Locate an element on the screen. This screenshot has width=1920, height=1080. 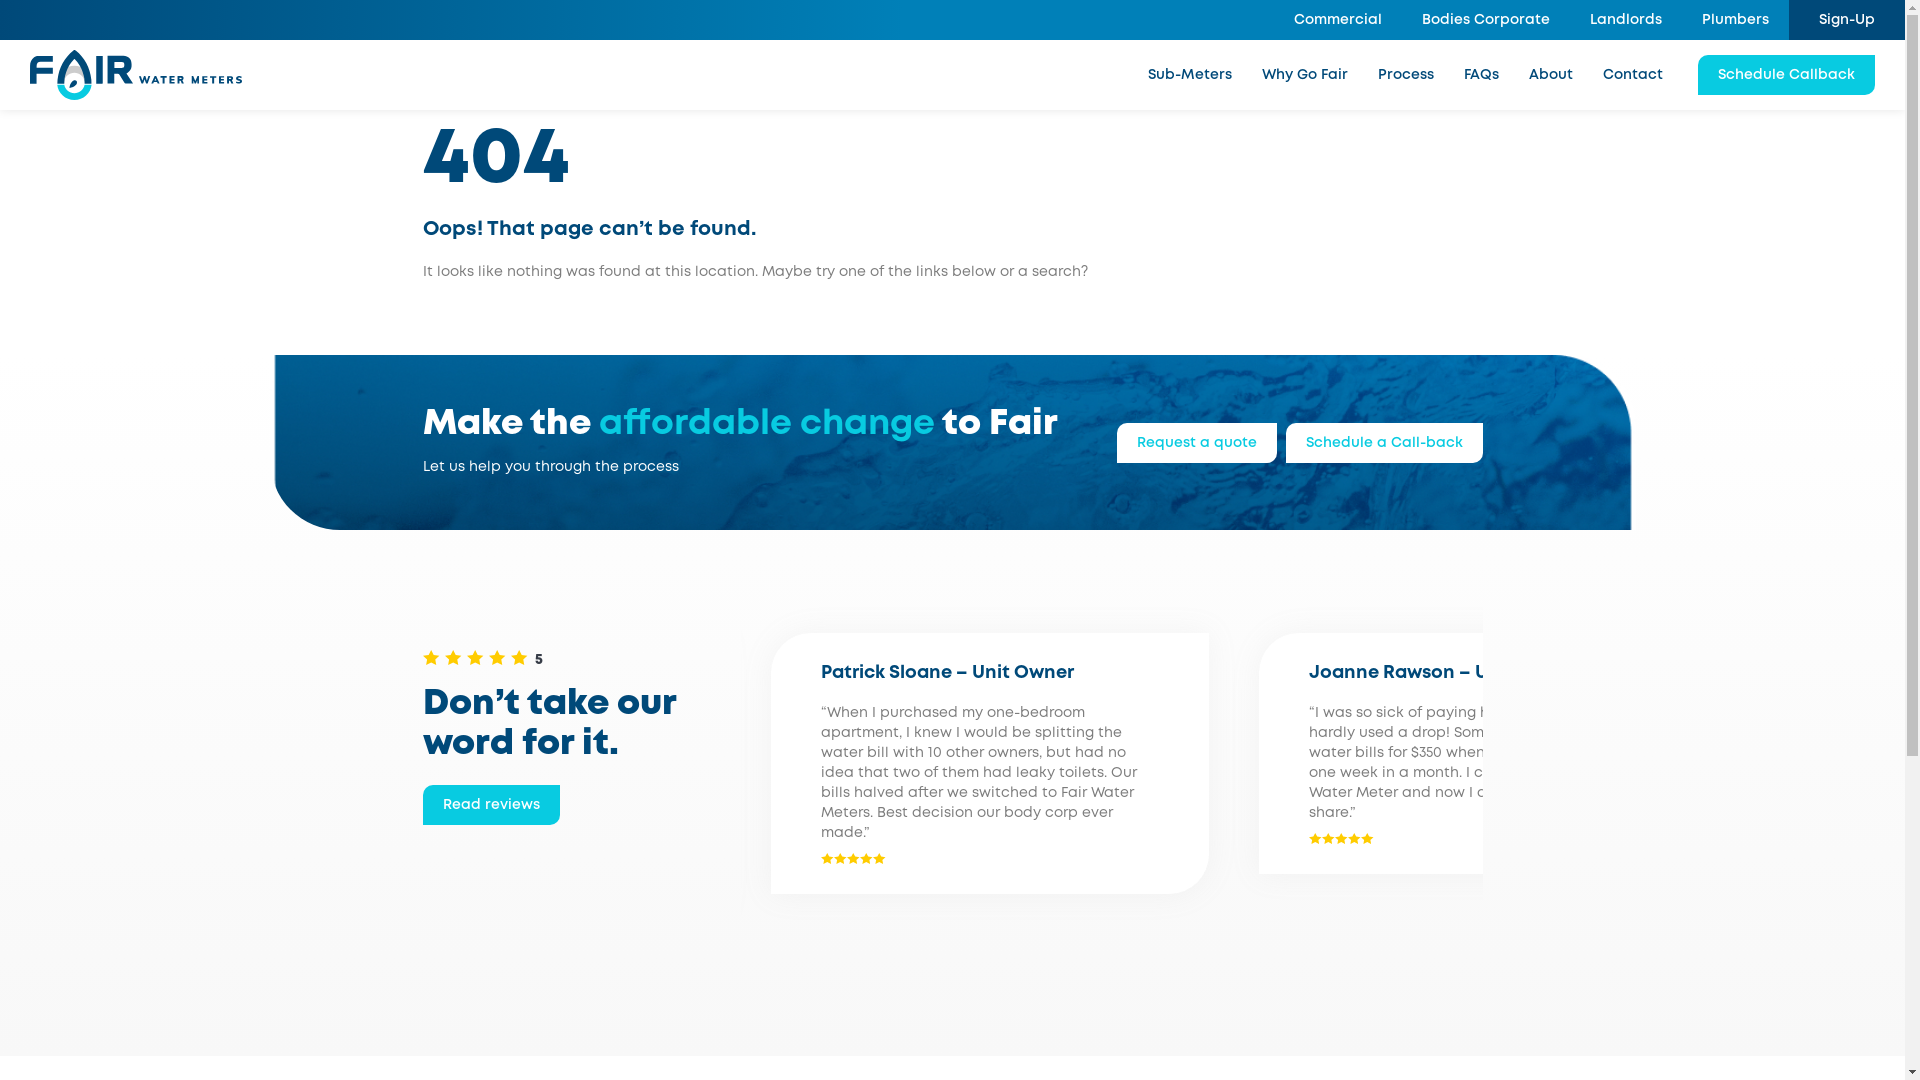
'FAQs' is located at coordinates (1481, 73).